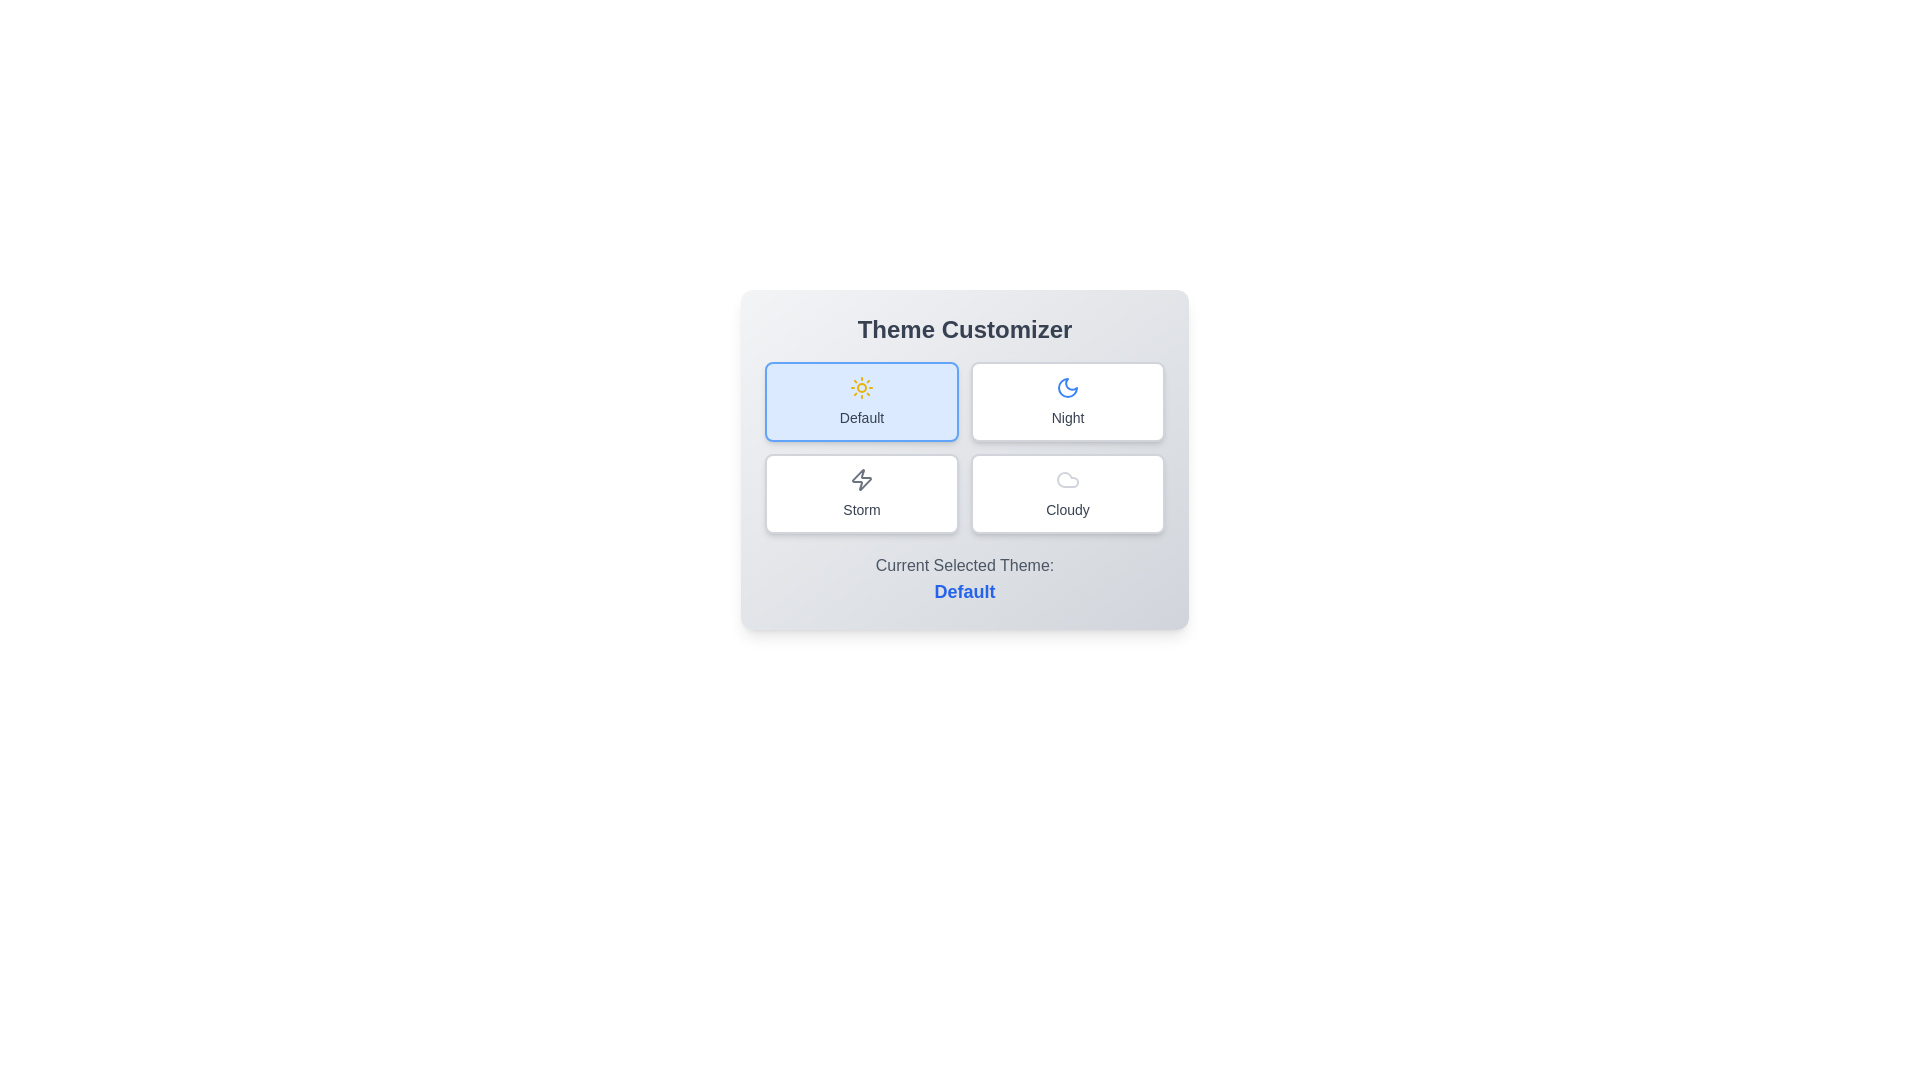 Image resolution: width=1920 pixels, height=1080 pixels. What do you see at coordinates (862, 479) in the screenshot?
I see `the icon of the Storm theme button` at bounding box center [862, 479].